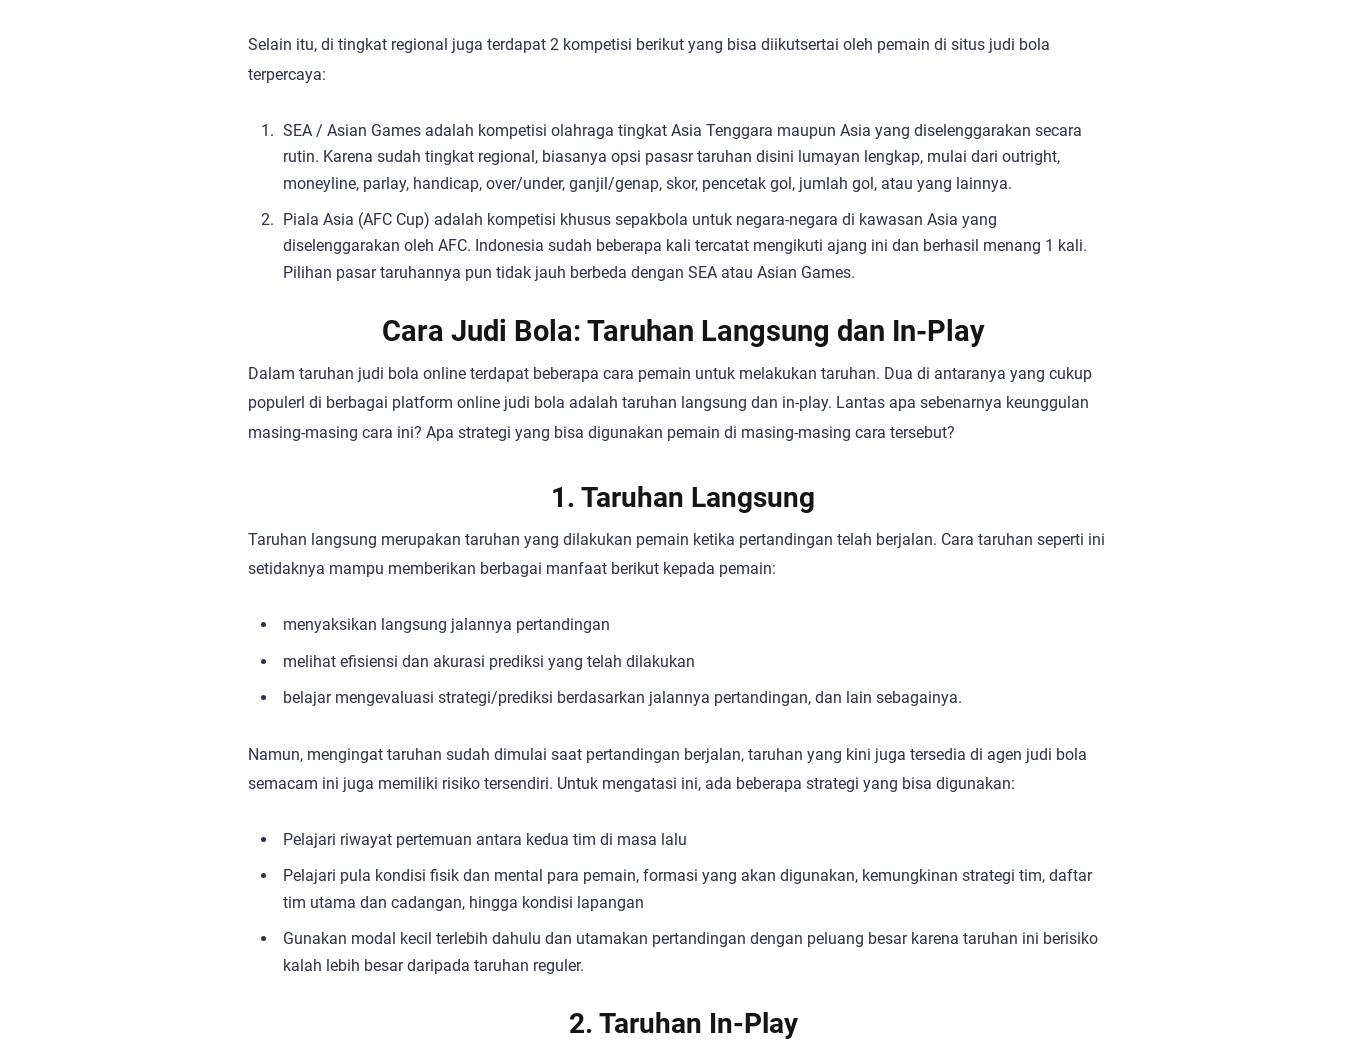  I want to click on 'melihat efisiensi dan akurasi prediksi yang telah dilakukan', so click(489, 659).